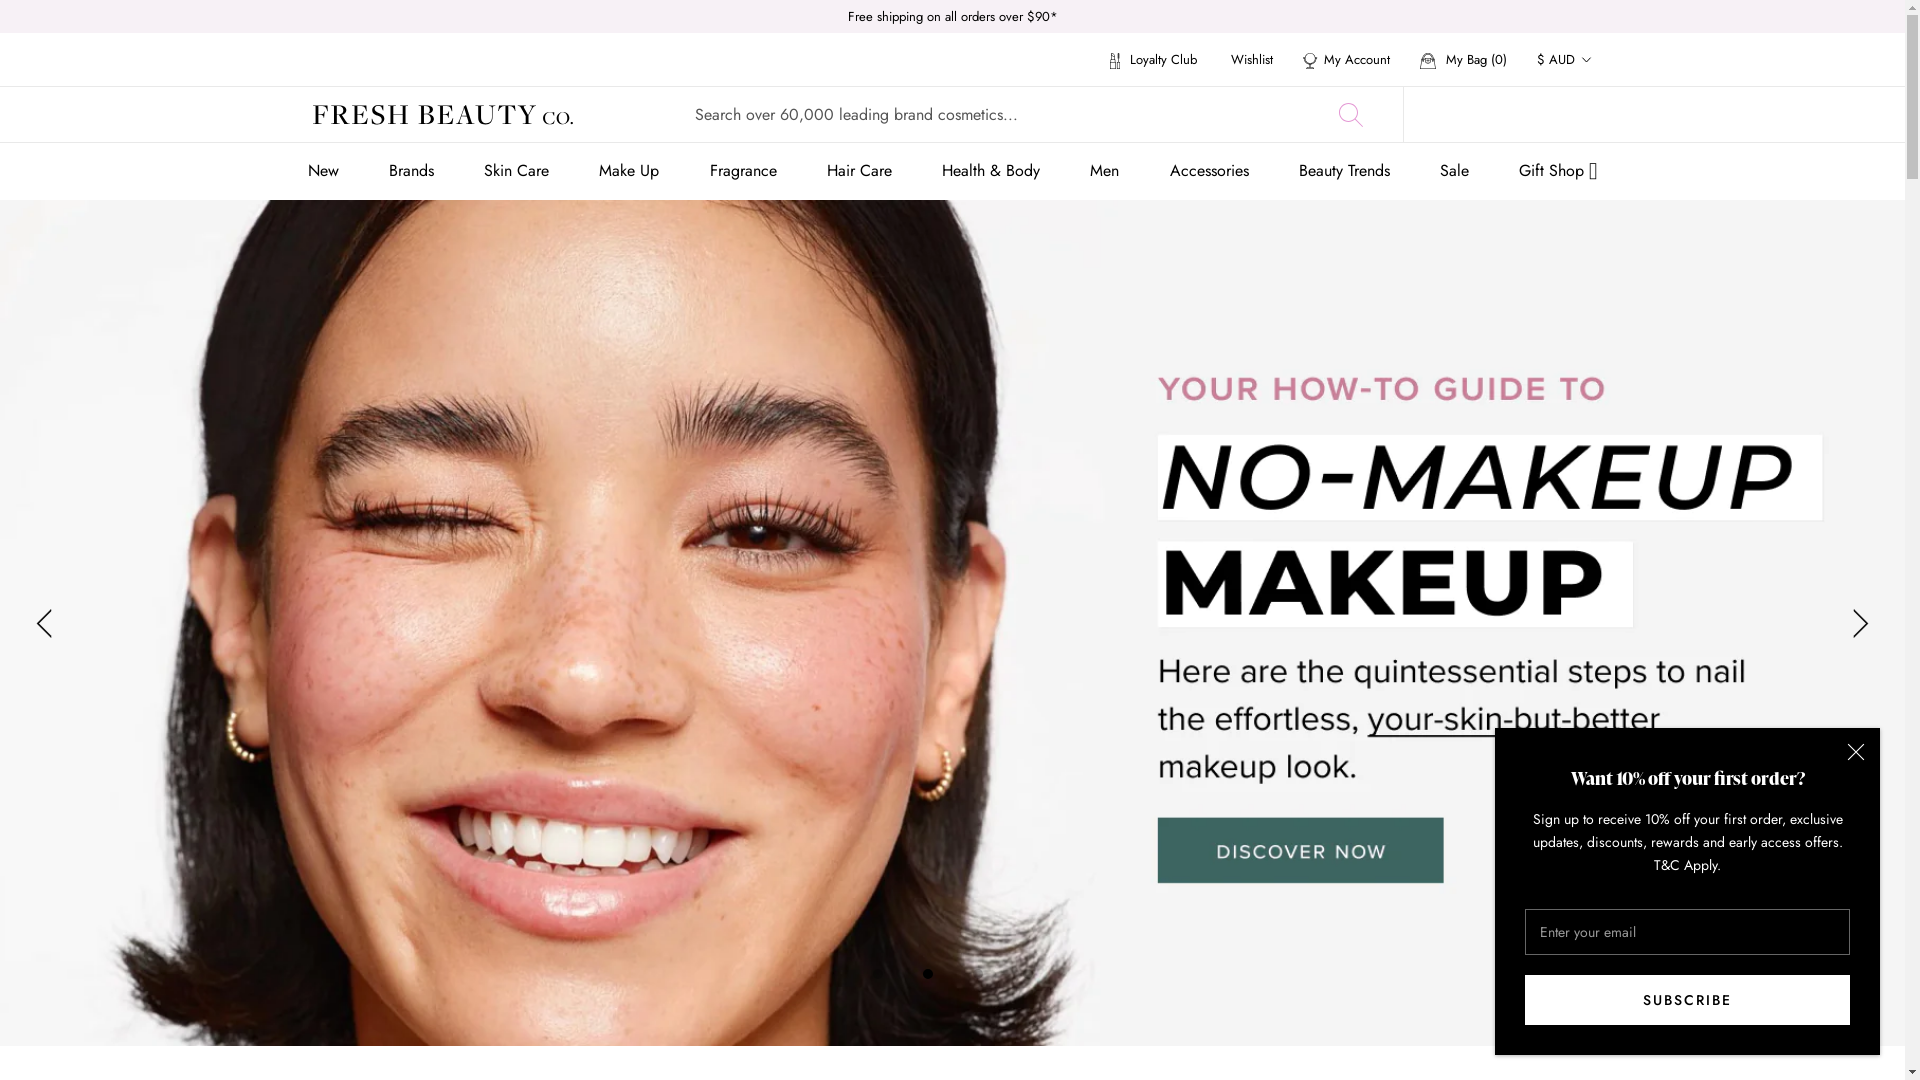 The width and height of the screenshot is (1920, 1080). I want to click on 'My Bag (0)', so click(1463, 58).